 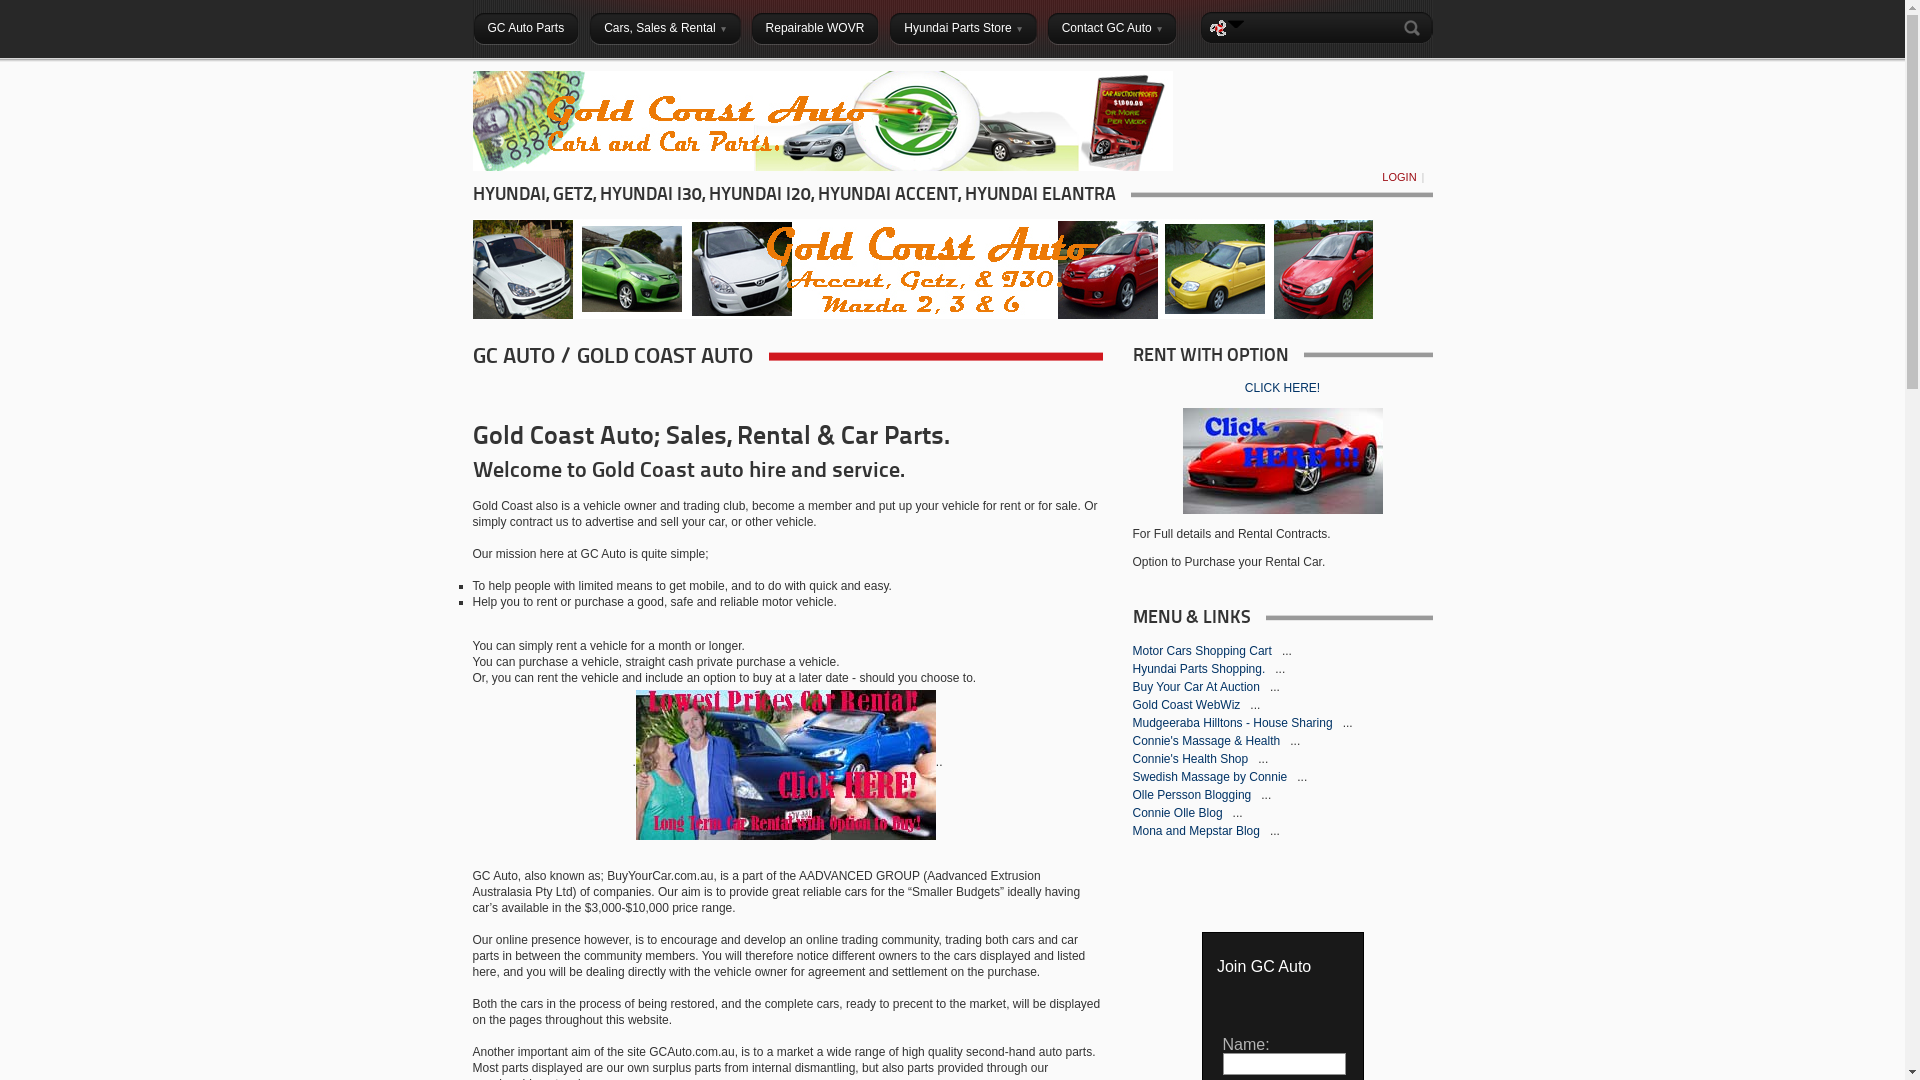 I want to click on 'Search', so click(x=1399, y=27).